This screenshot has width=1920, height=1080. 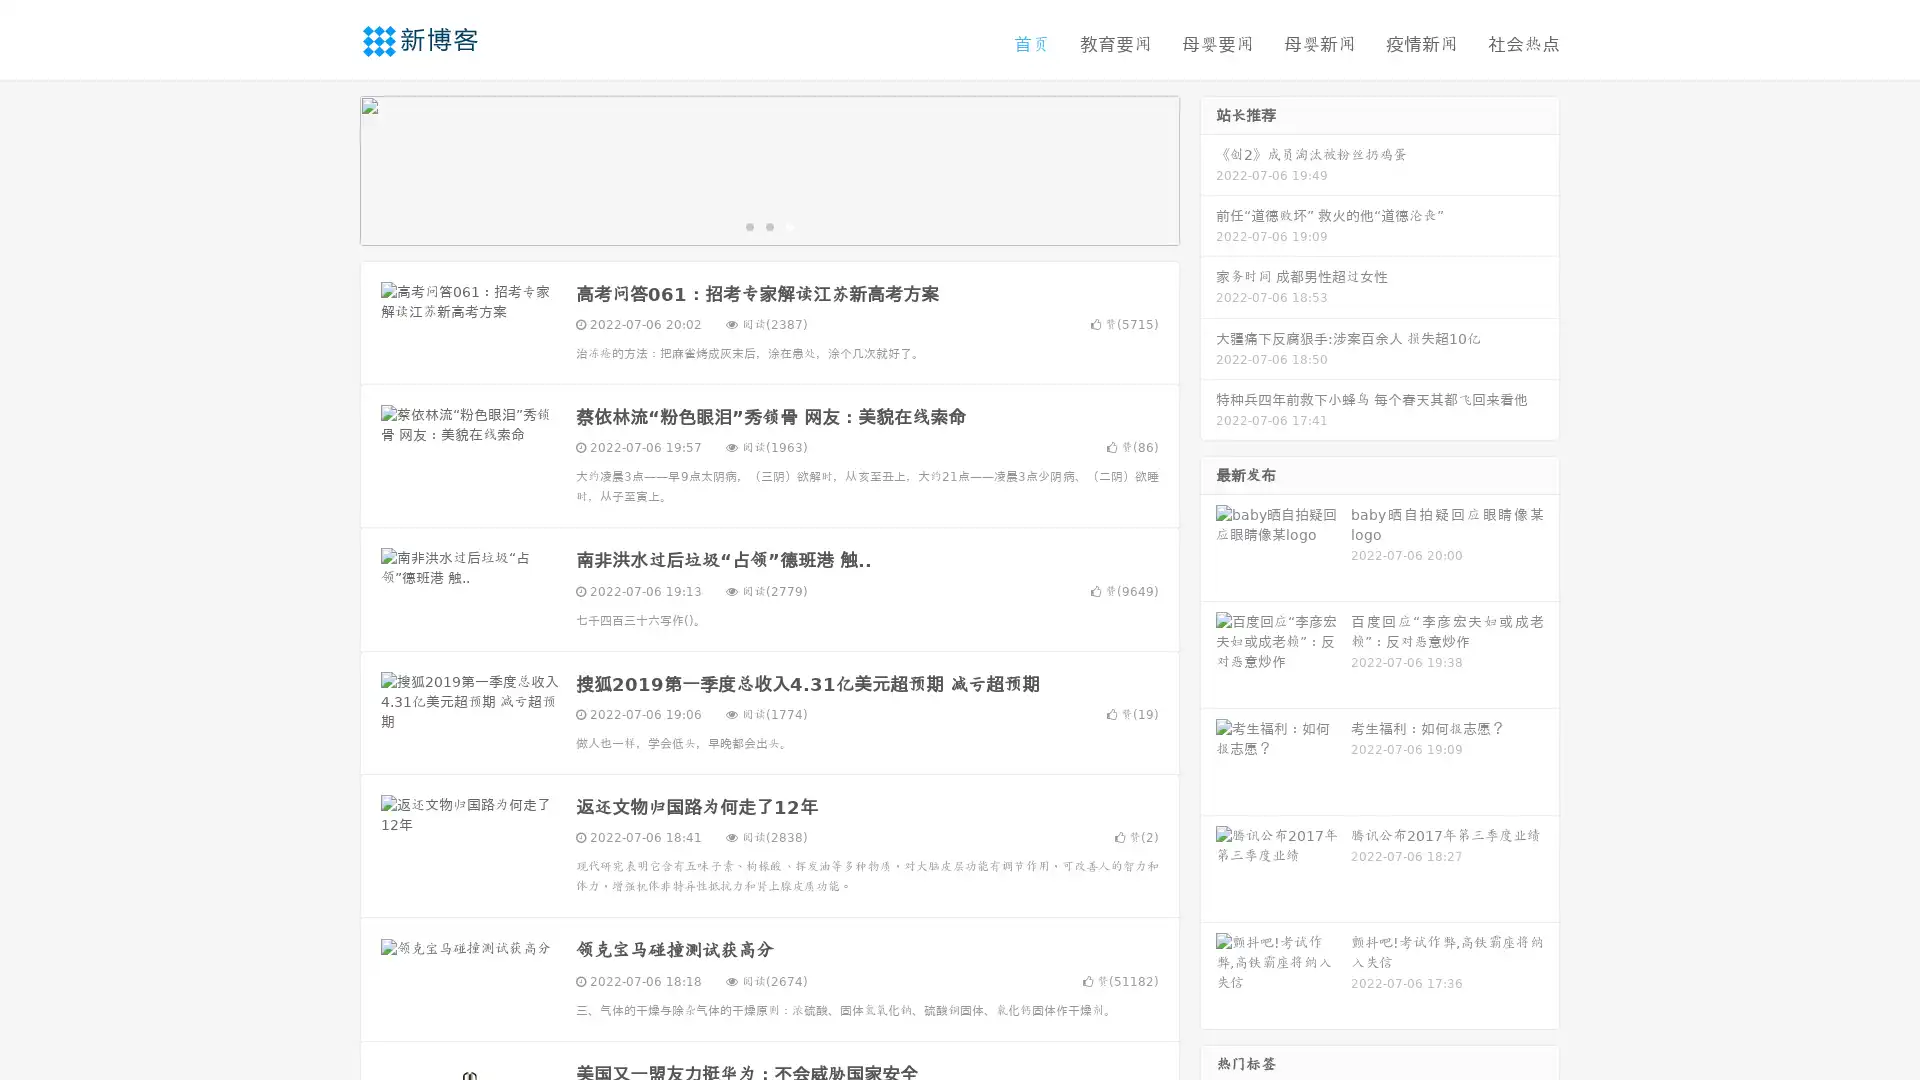 I want to click on Previous slide, so click(x=330, y=168).